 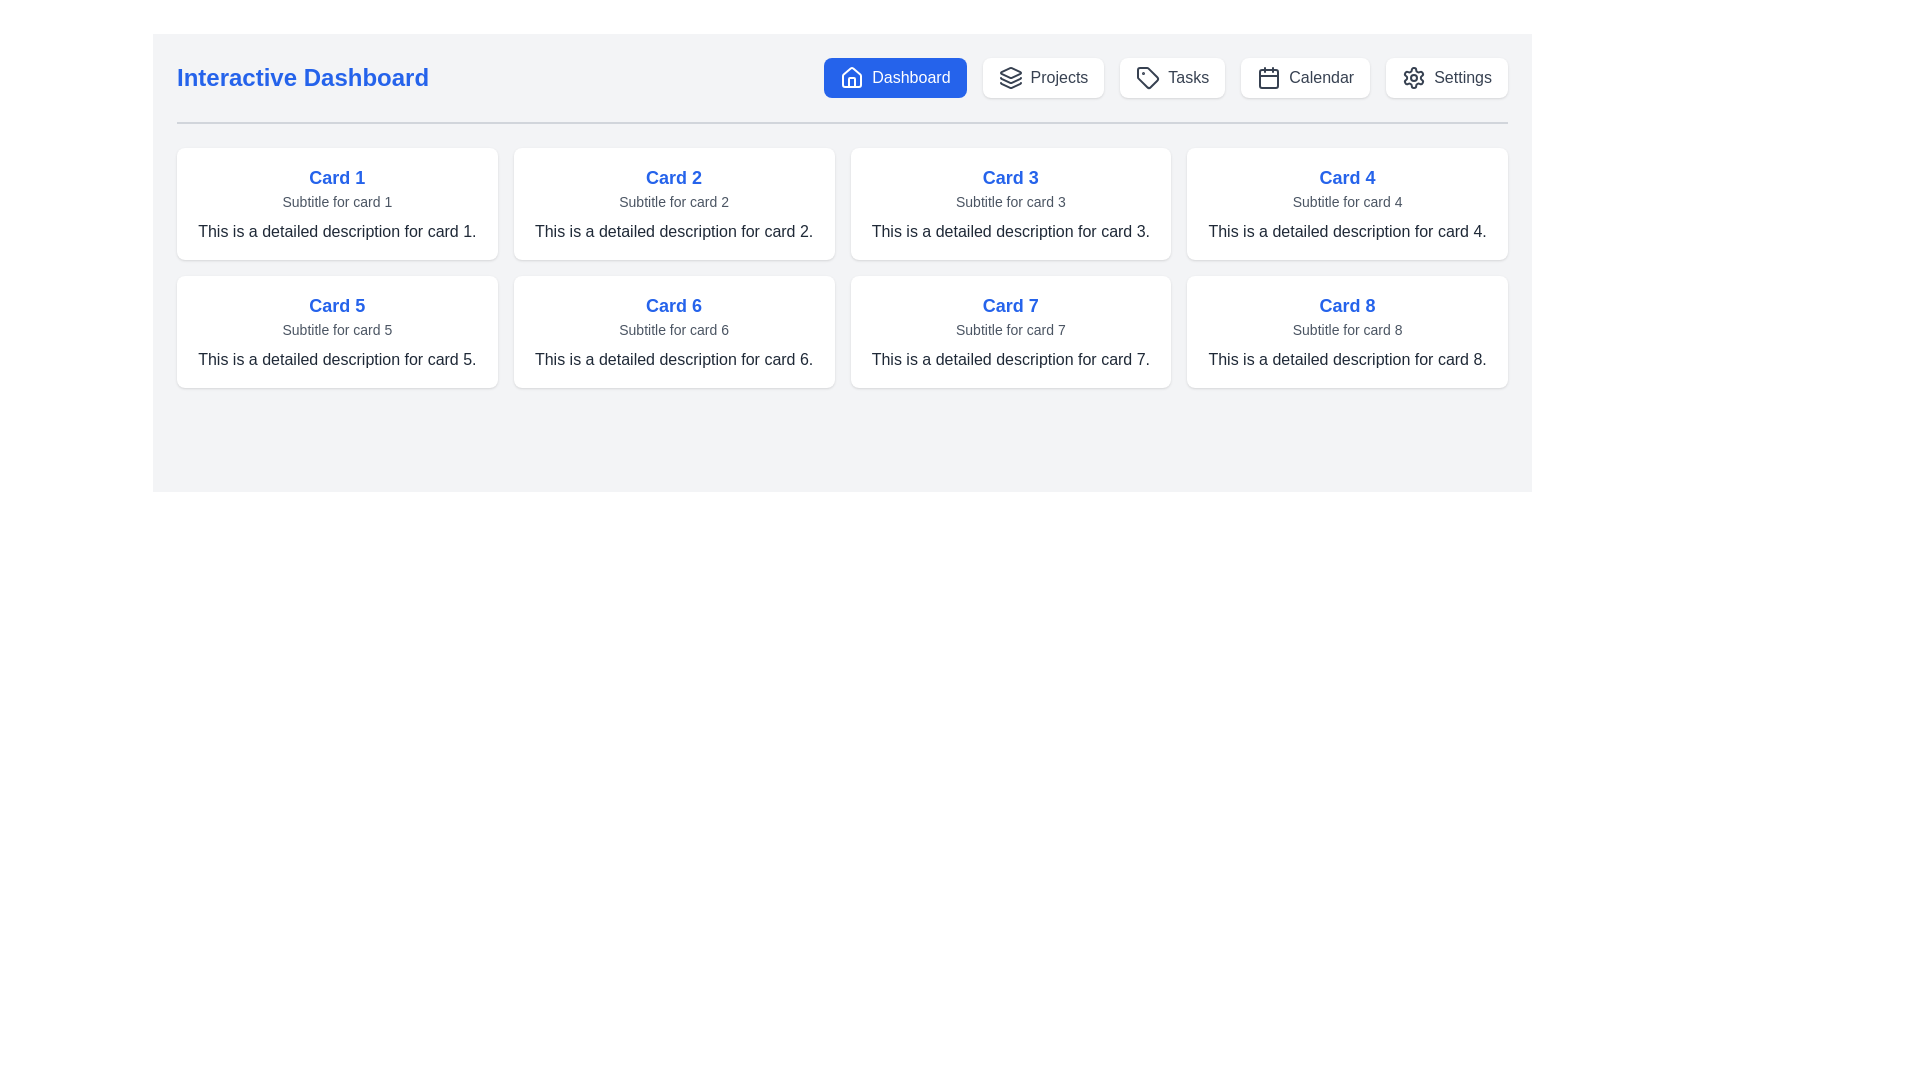 What do you see at coordinates (1413, 76) in the screenshot?
I see `the 'Settings' button icon, which is represented by a gear icon located on the left side of the button, in the top-right section of the interface` at bounding box center [1413, 76].